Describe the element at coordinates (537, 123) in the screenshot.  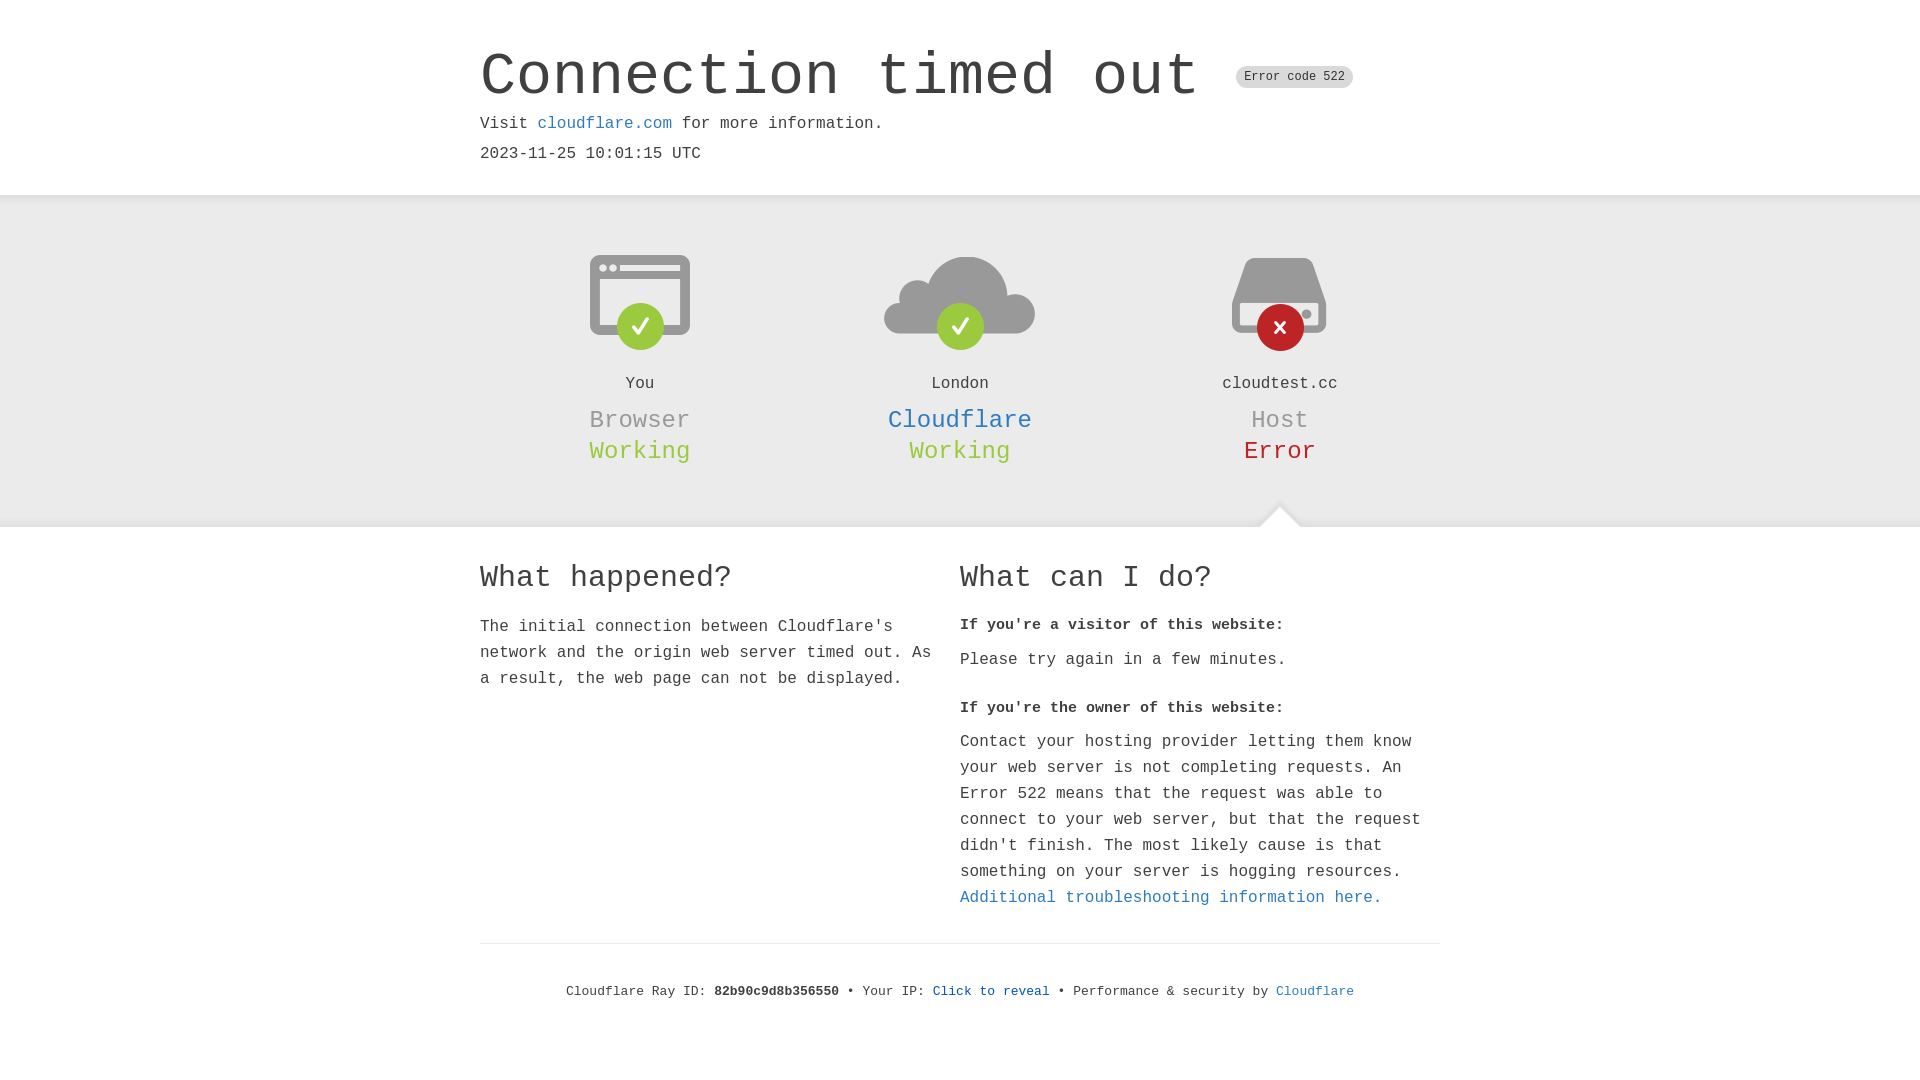
I see `'cloudflare.com'` at that location.